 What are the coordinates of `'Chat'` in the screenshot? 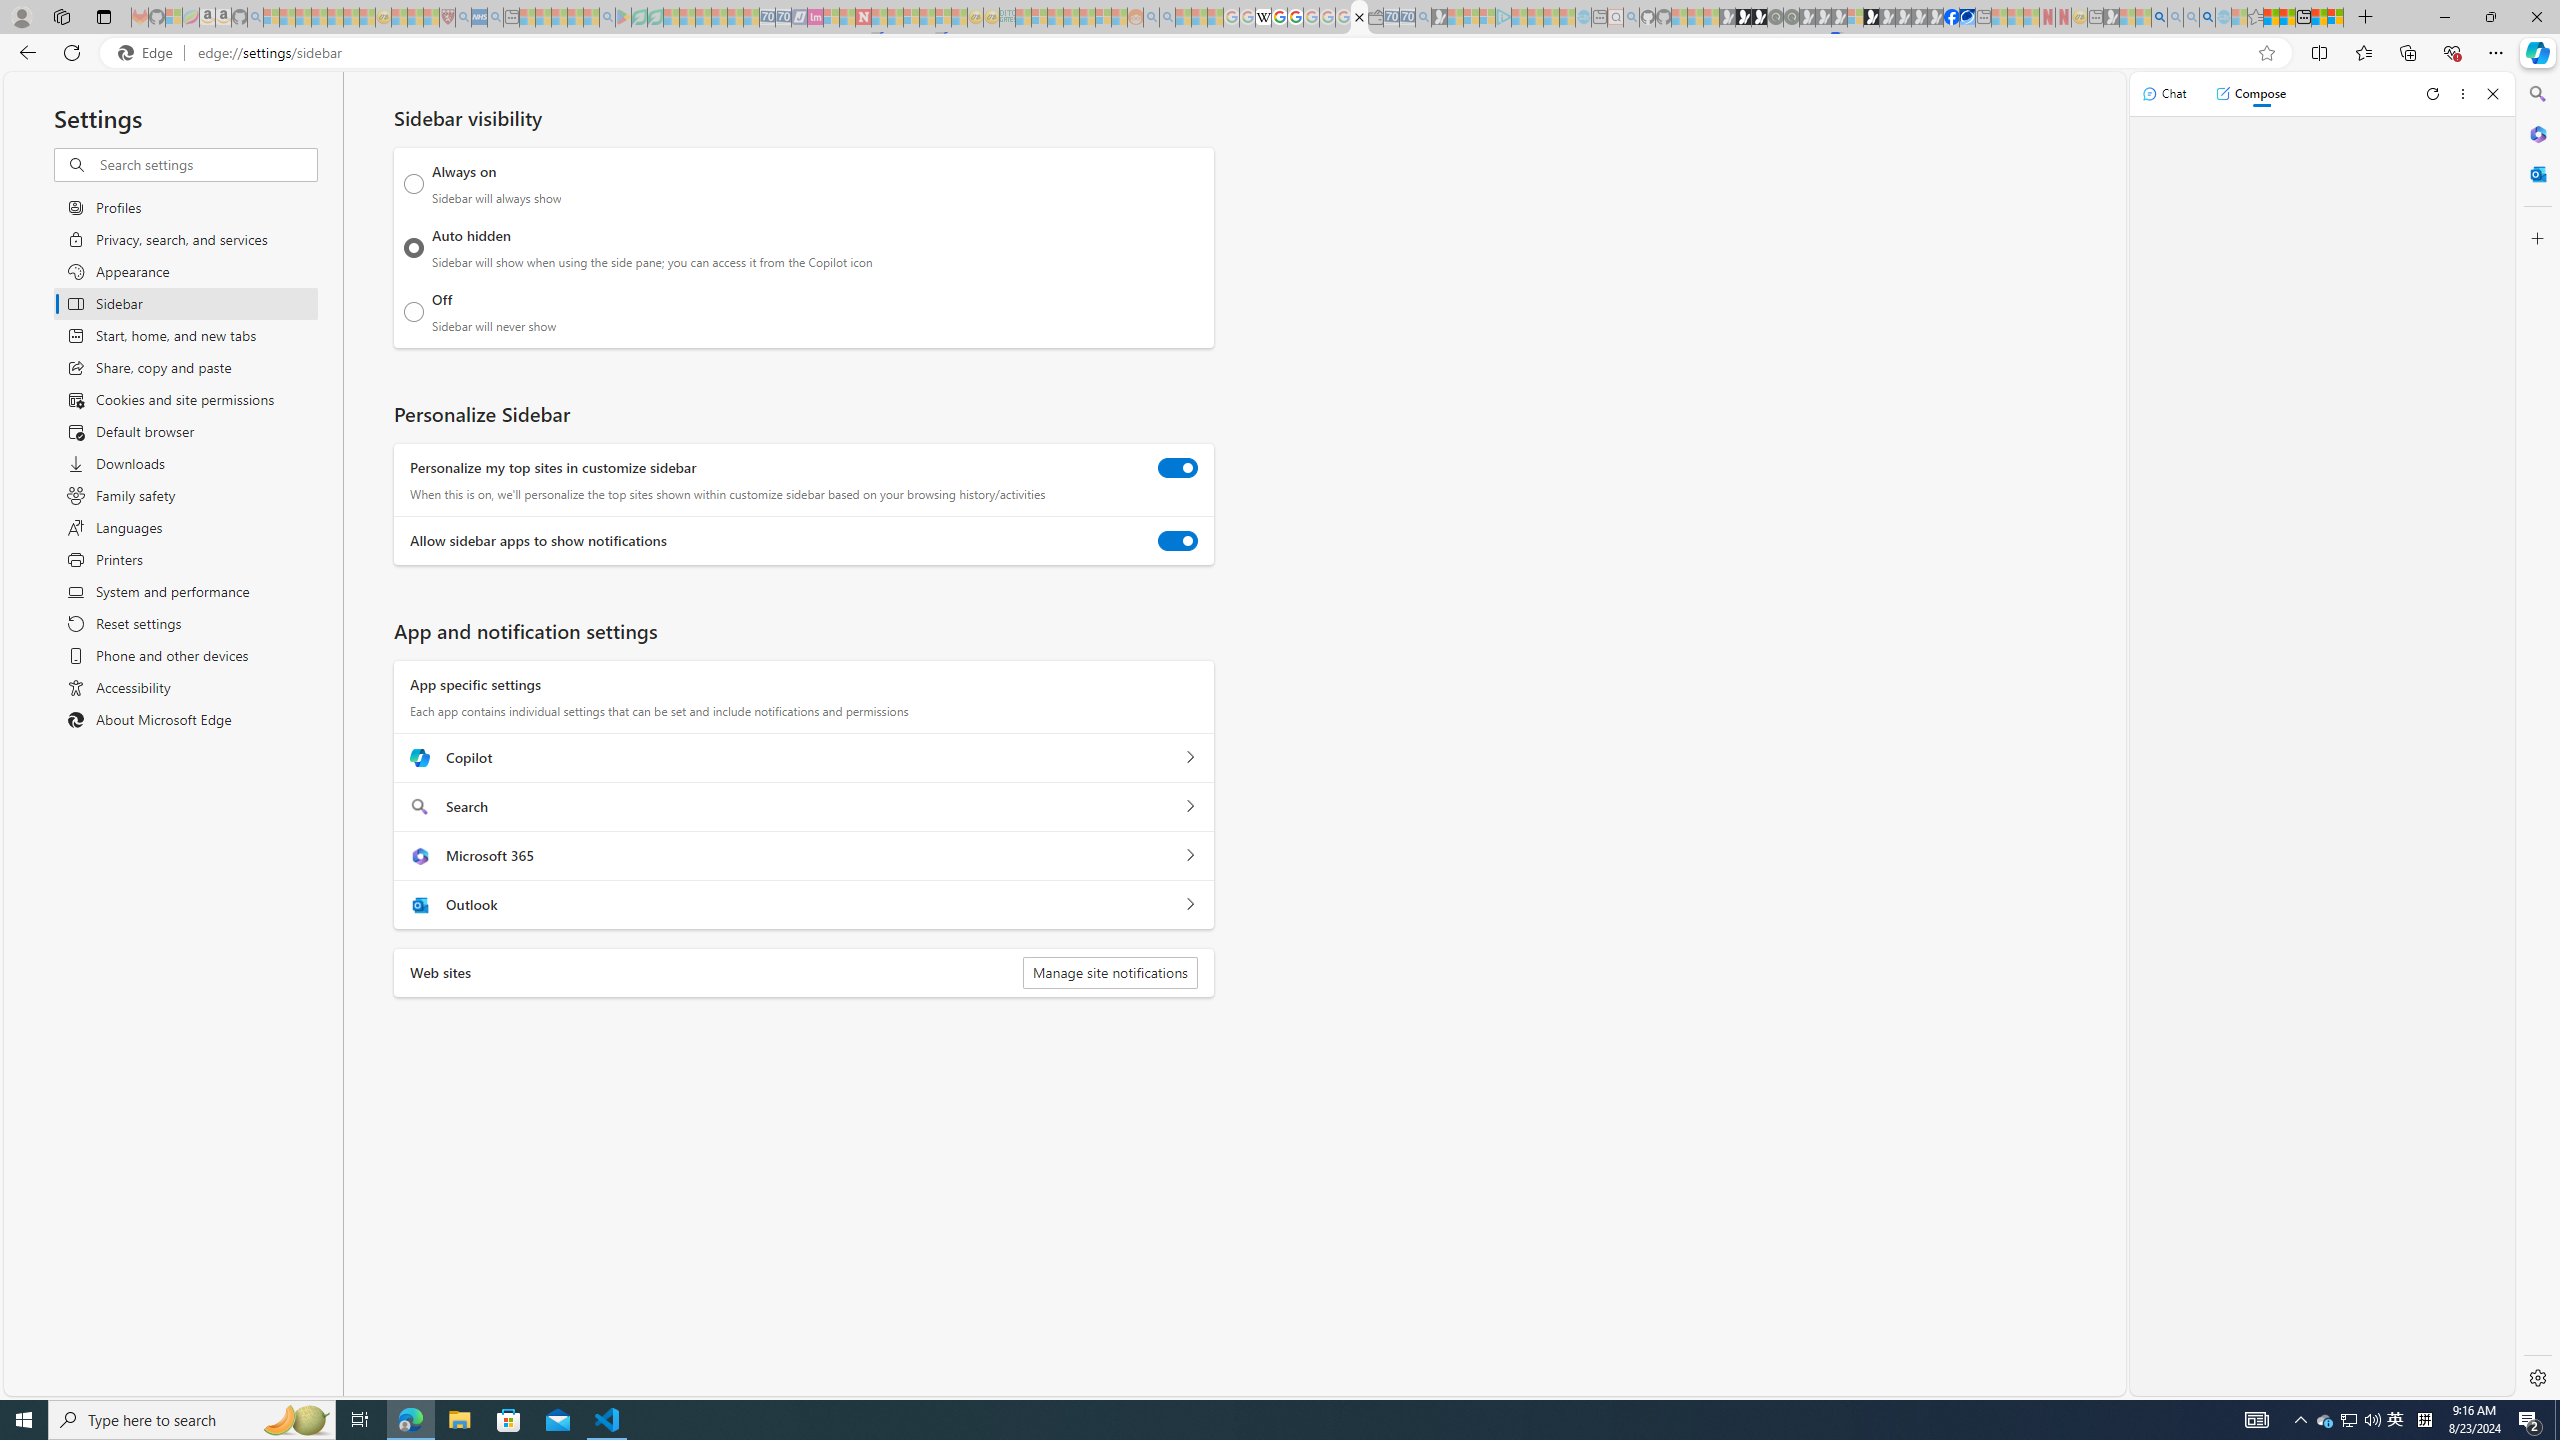 It's located at (2164, 92).